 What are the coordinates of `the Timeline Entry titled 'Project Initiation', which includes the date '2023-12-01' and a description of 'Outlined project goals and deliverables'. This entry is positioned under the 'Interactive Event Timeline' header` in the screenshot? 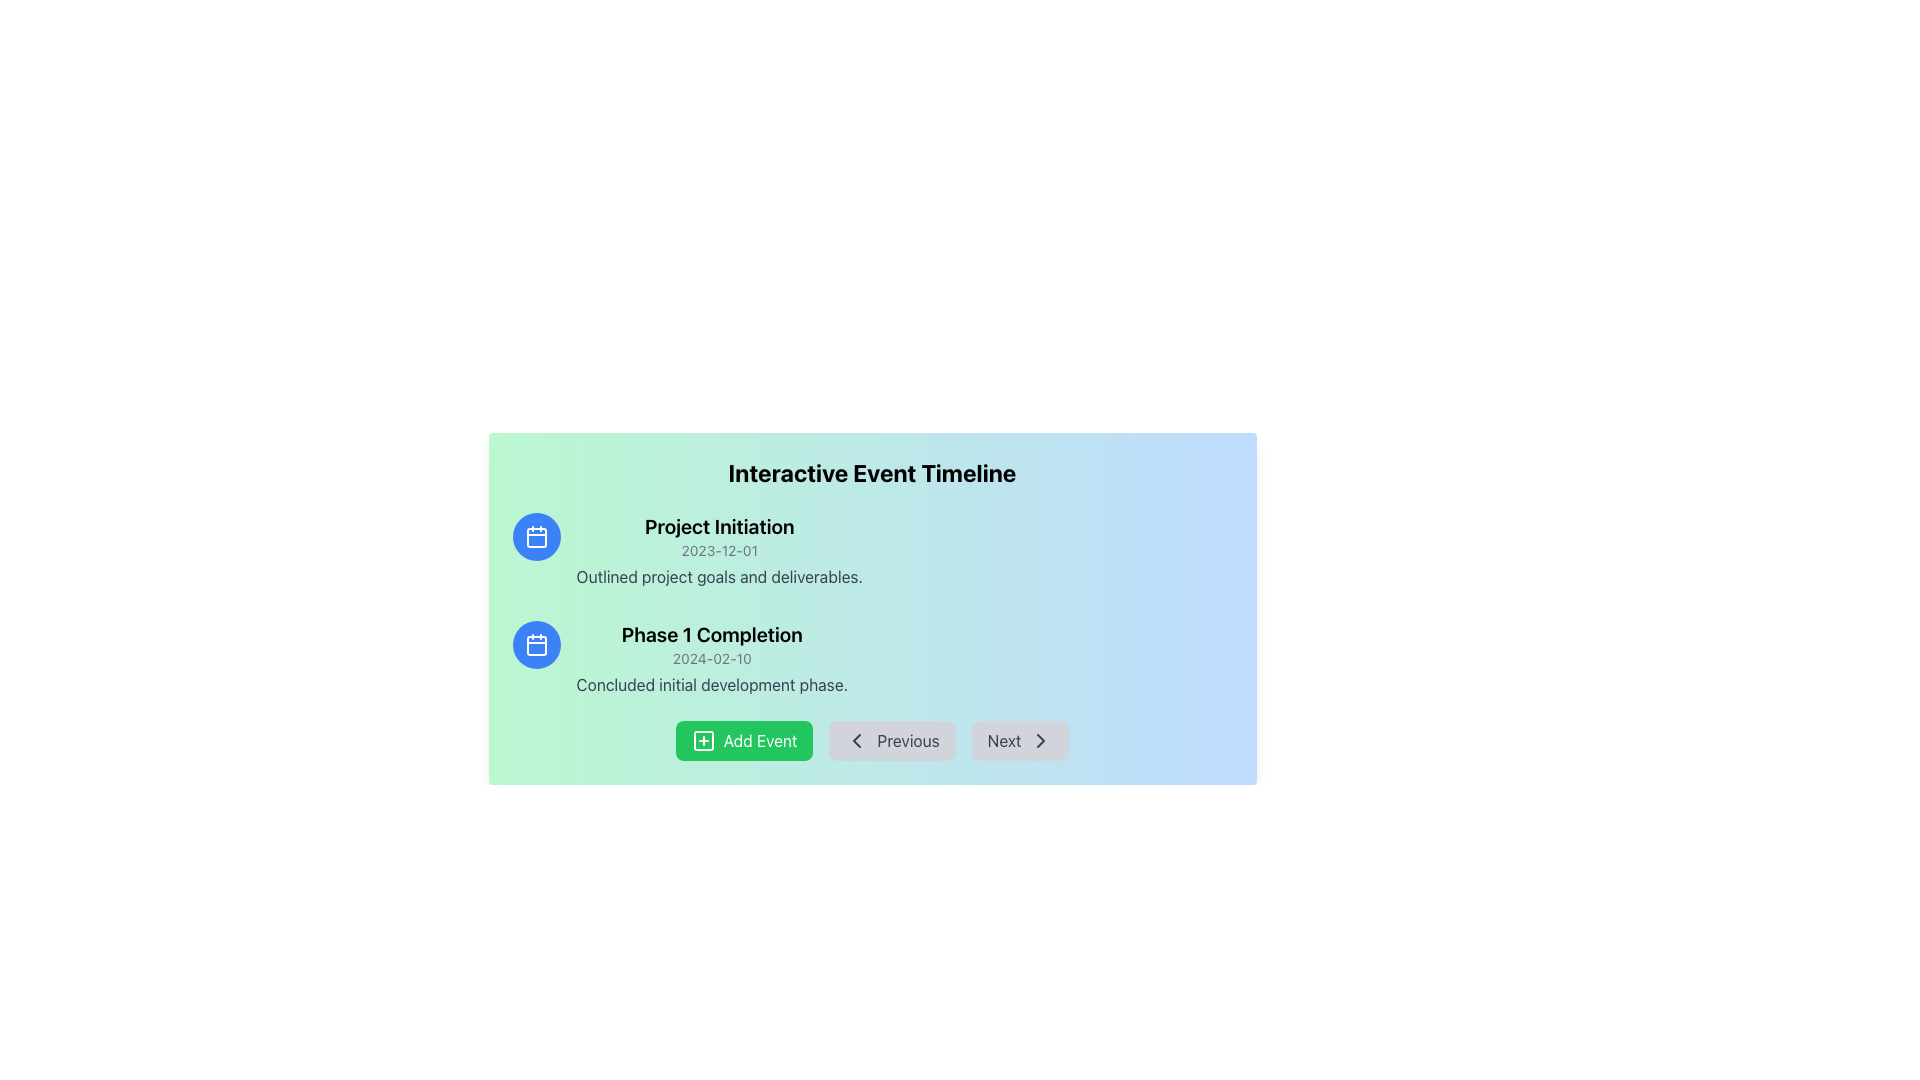 It's located at (719, 551).